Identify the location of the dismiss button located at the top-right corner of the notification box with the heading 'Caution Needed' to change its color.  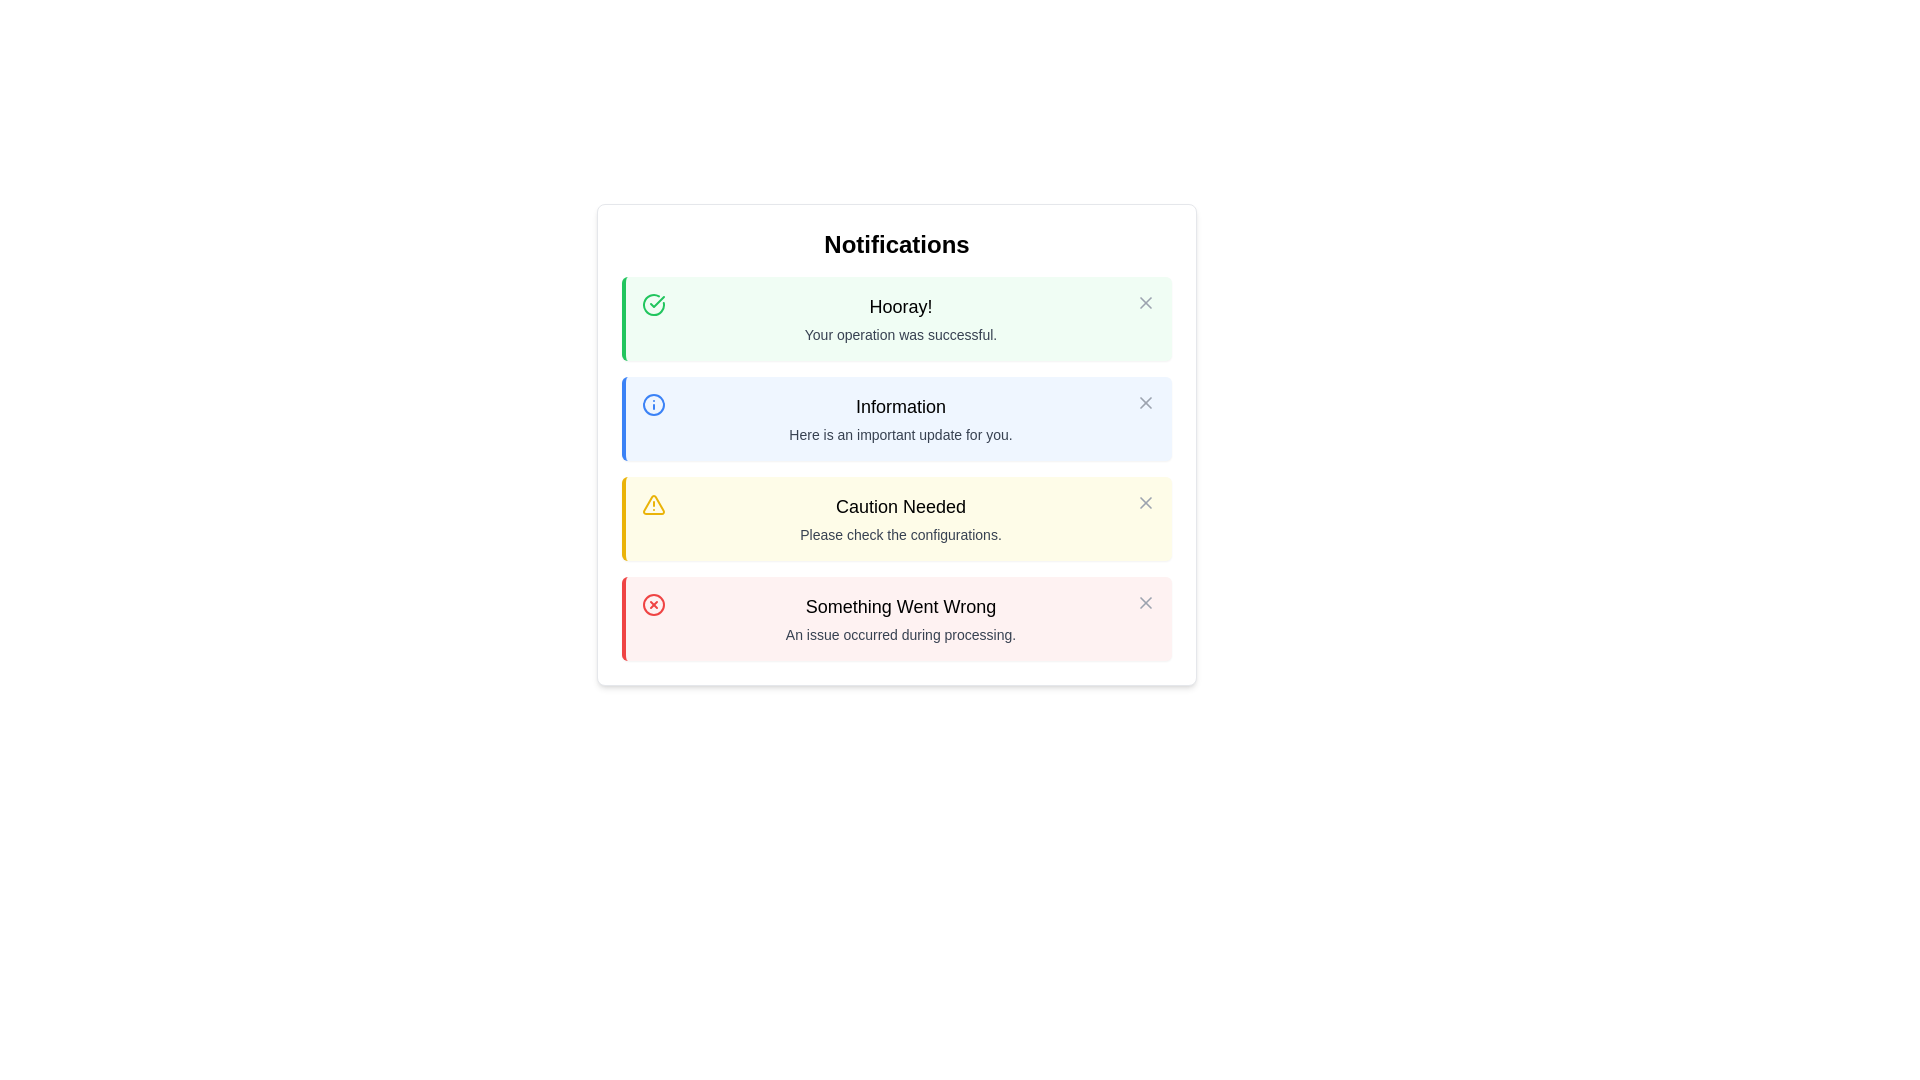
(1146, 501).